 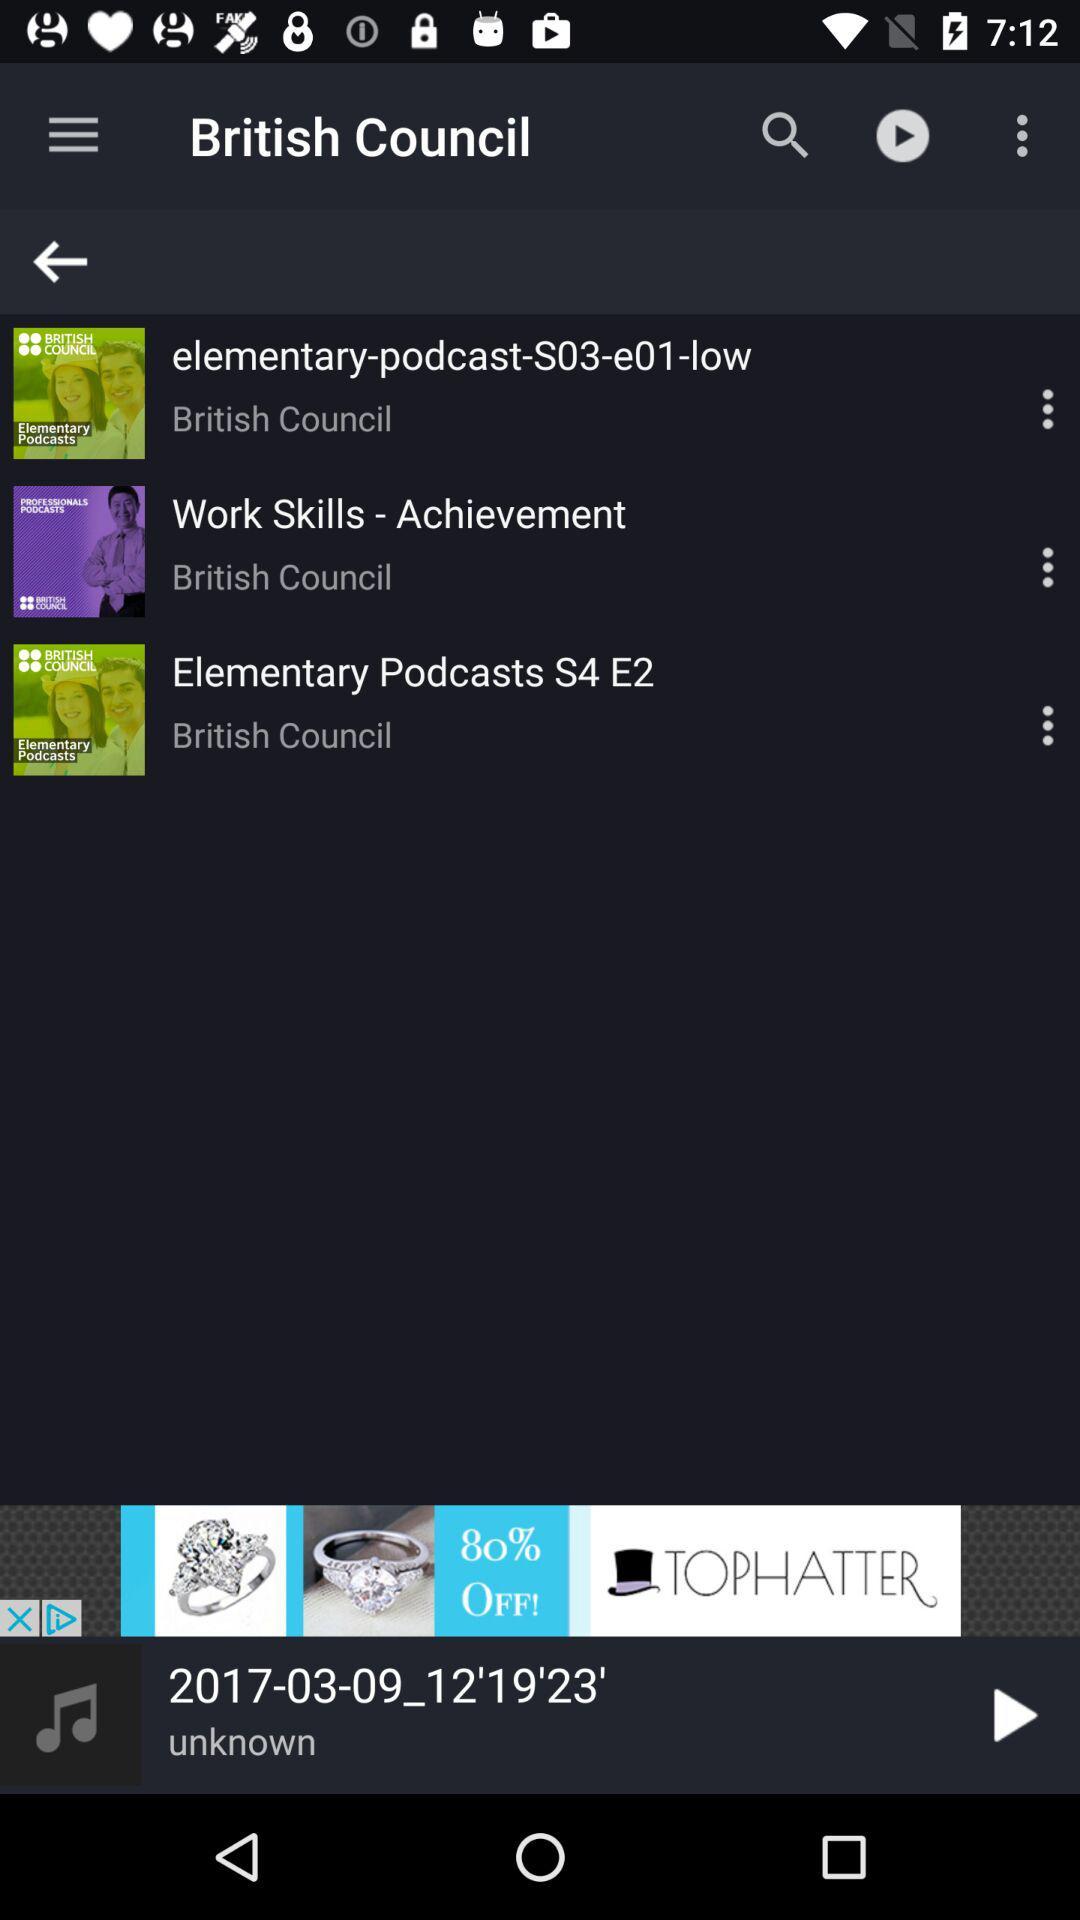 I want to click on option, so click(x=1011, y=1714).